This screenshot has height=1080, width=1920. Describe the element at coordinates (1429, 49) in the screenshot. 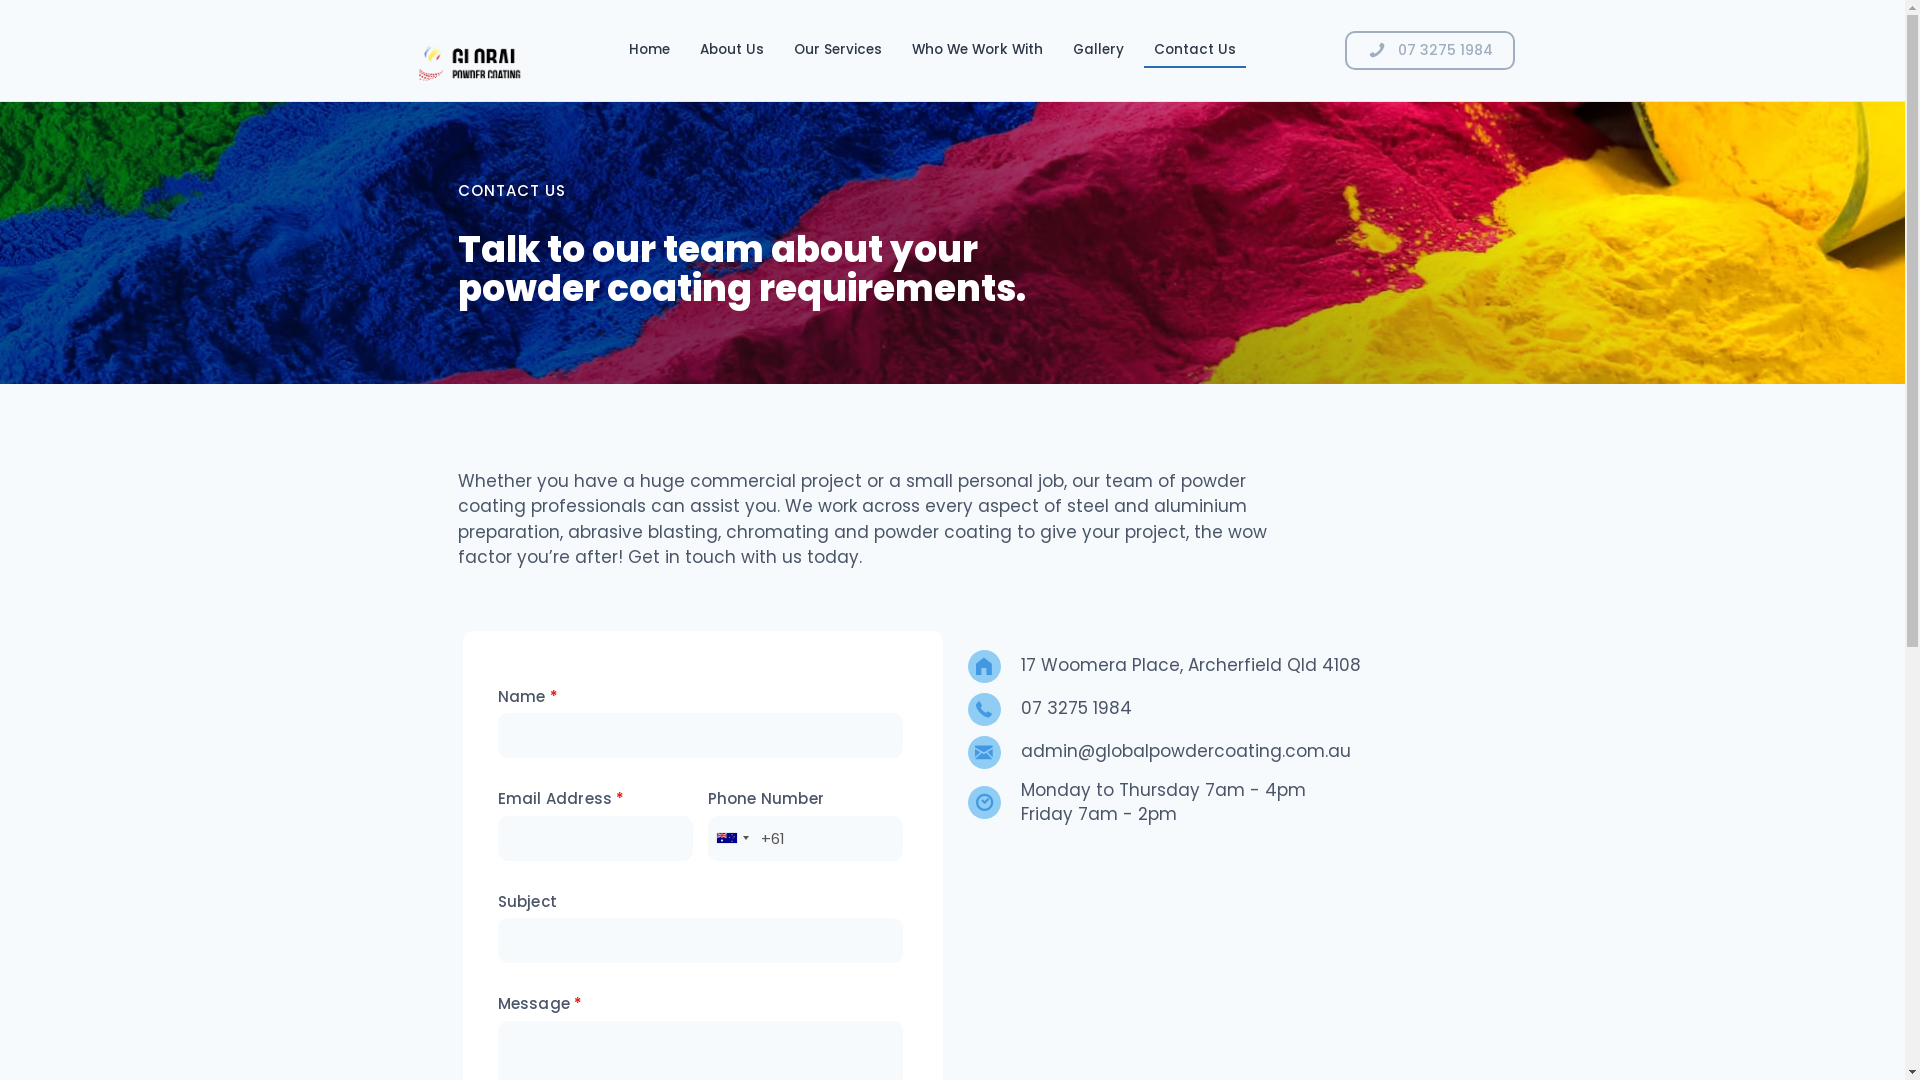

I see `'07 3275 1984'` at that location.